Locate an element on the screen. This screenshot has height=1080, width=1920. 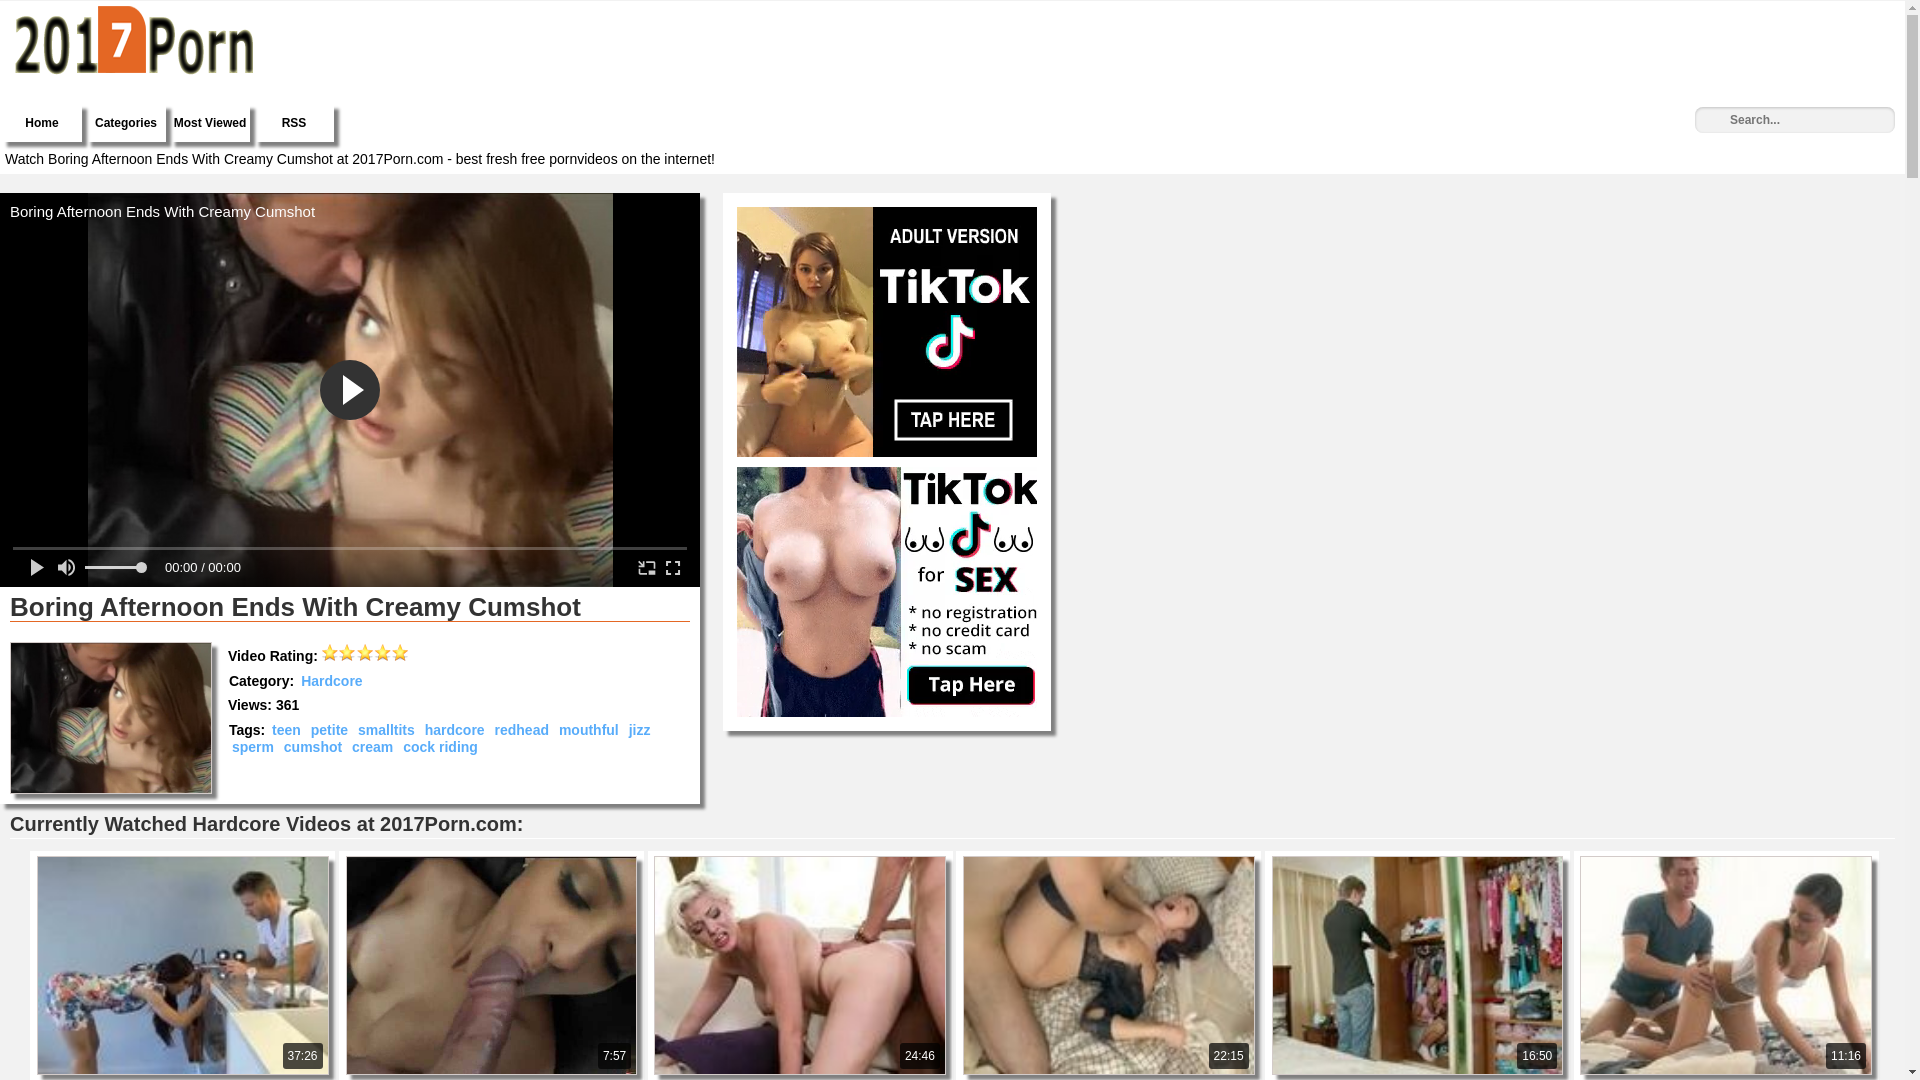
'petite' is located at coordinates (329, 729).